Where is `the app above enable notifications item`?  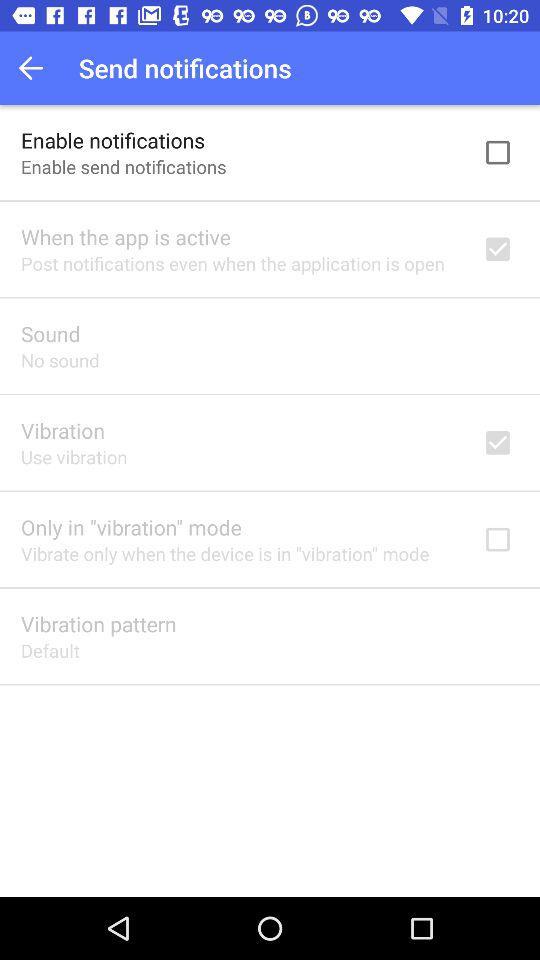
the app above enable notifications item is located at coordinates (36, 68).